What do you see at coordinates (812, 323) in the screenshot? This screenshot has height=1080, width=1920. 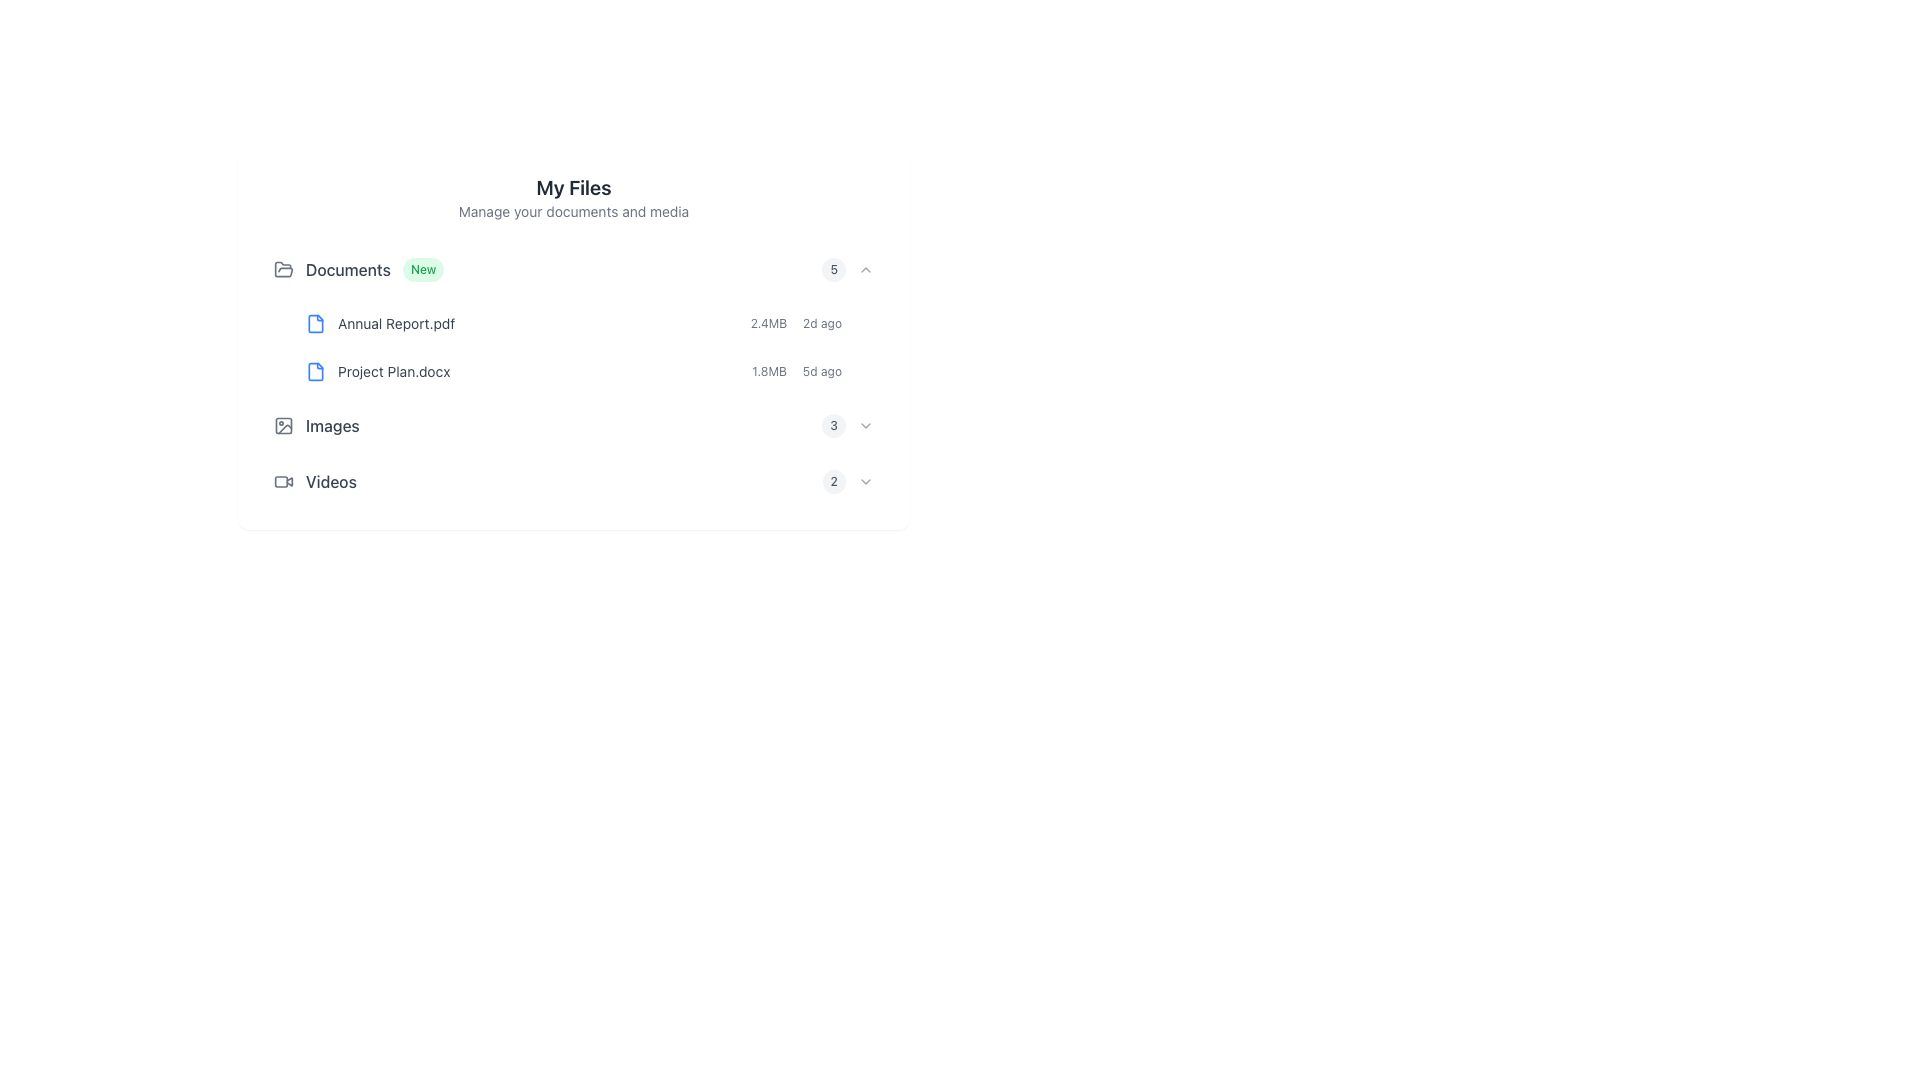 I see `the Text Label that indicates the file size and last modified time for 'Annual Report.pdf', located on the same row as the file entry and positioned to the right of the file title` at bounding box center [812, 323].